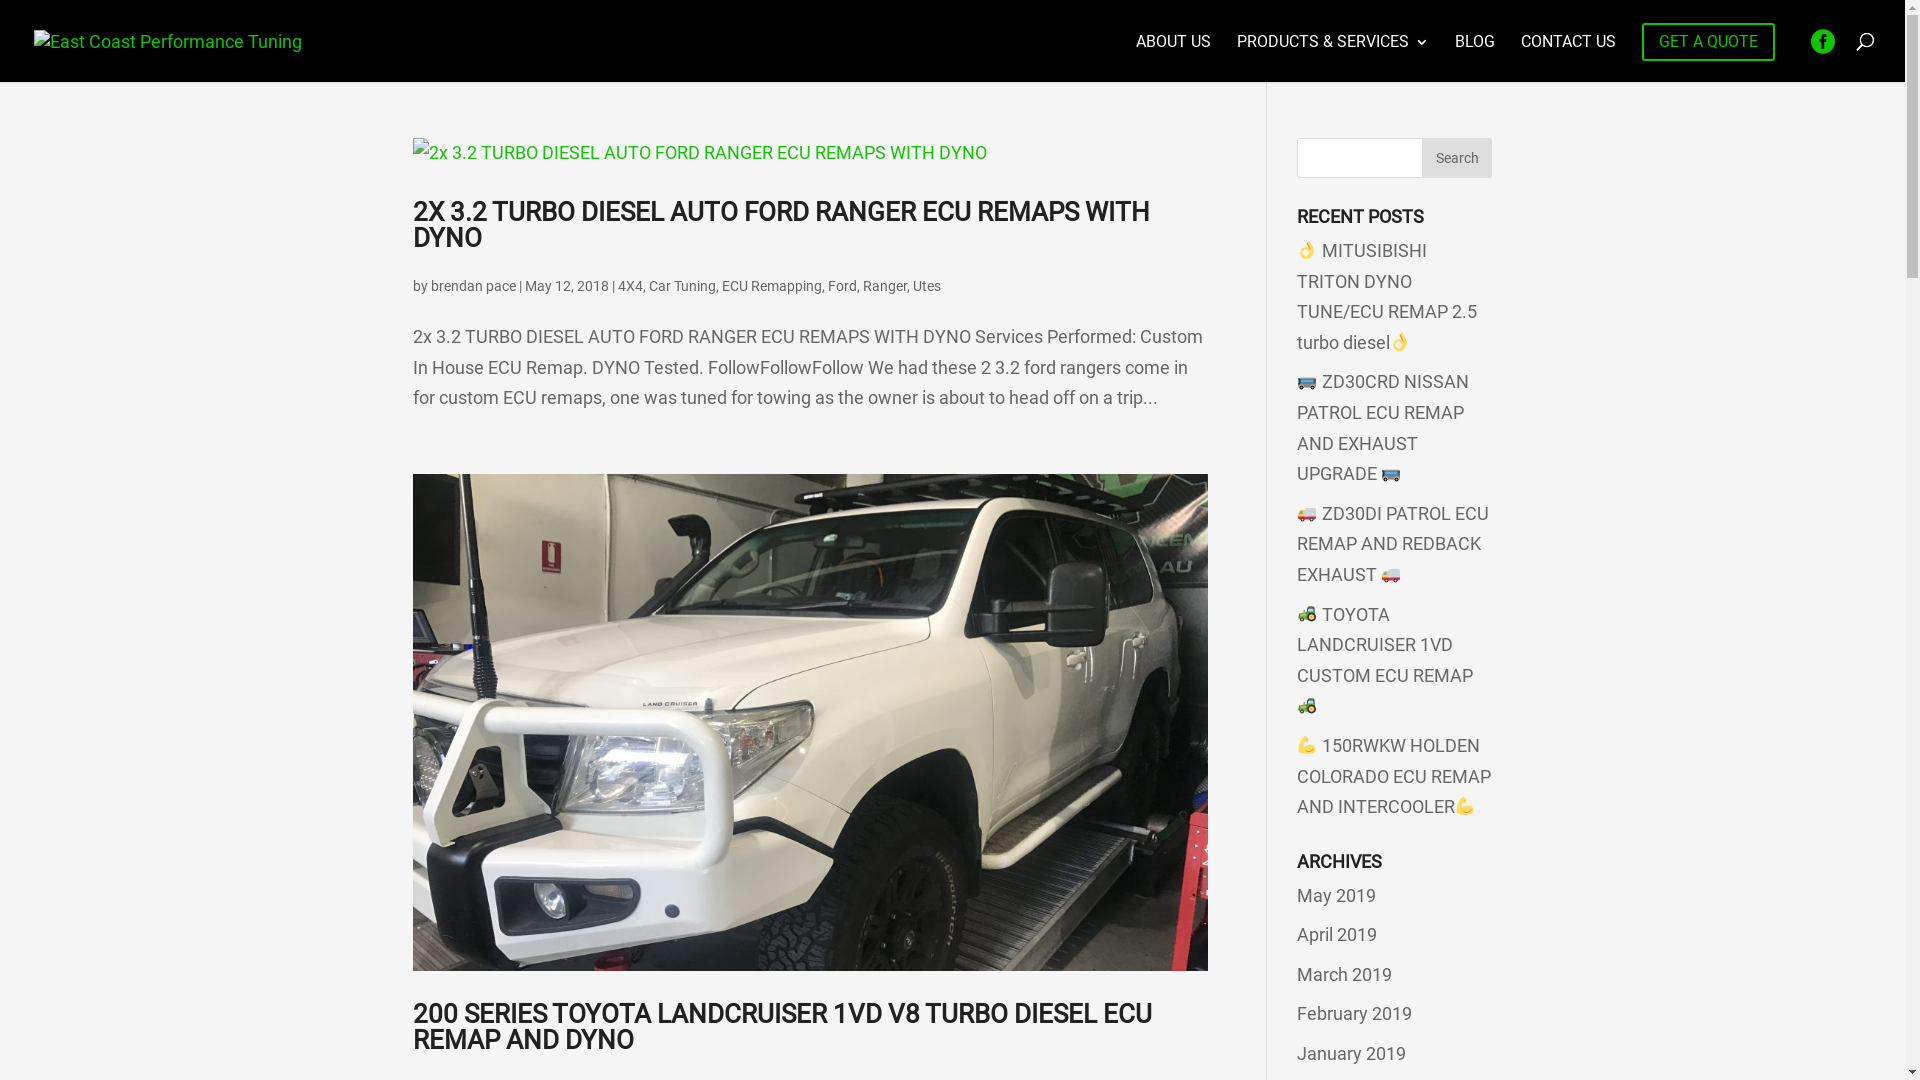 The height and width of the screenshot is (1080, 1920). What do you see at coordinates (471, 285) in the screenshot?
I see `'brendan pace'` at bounding box center [471, 285].